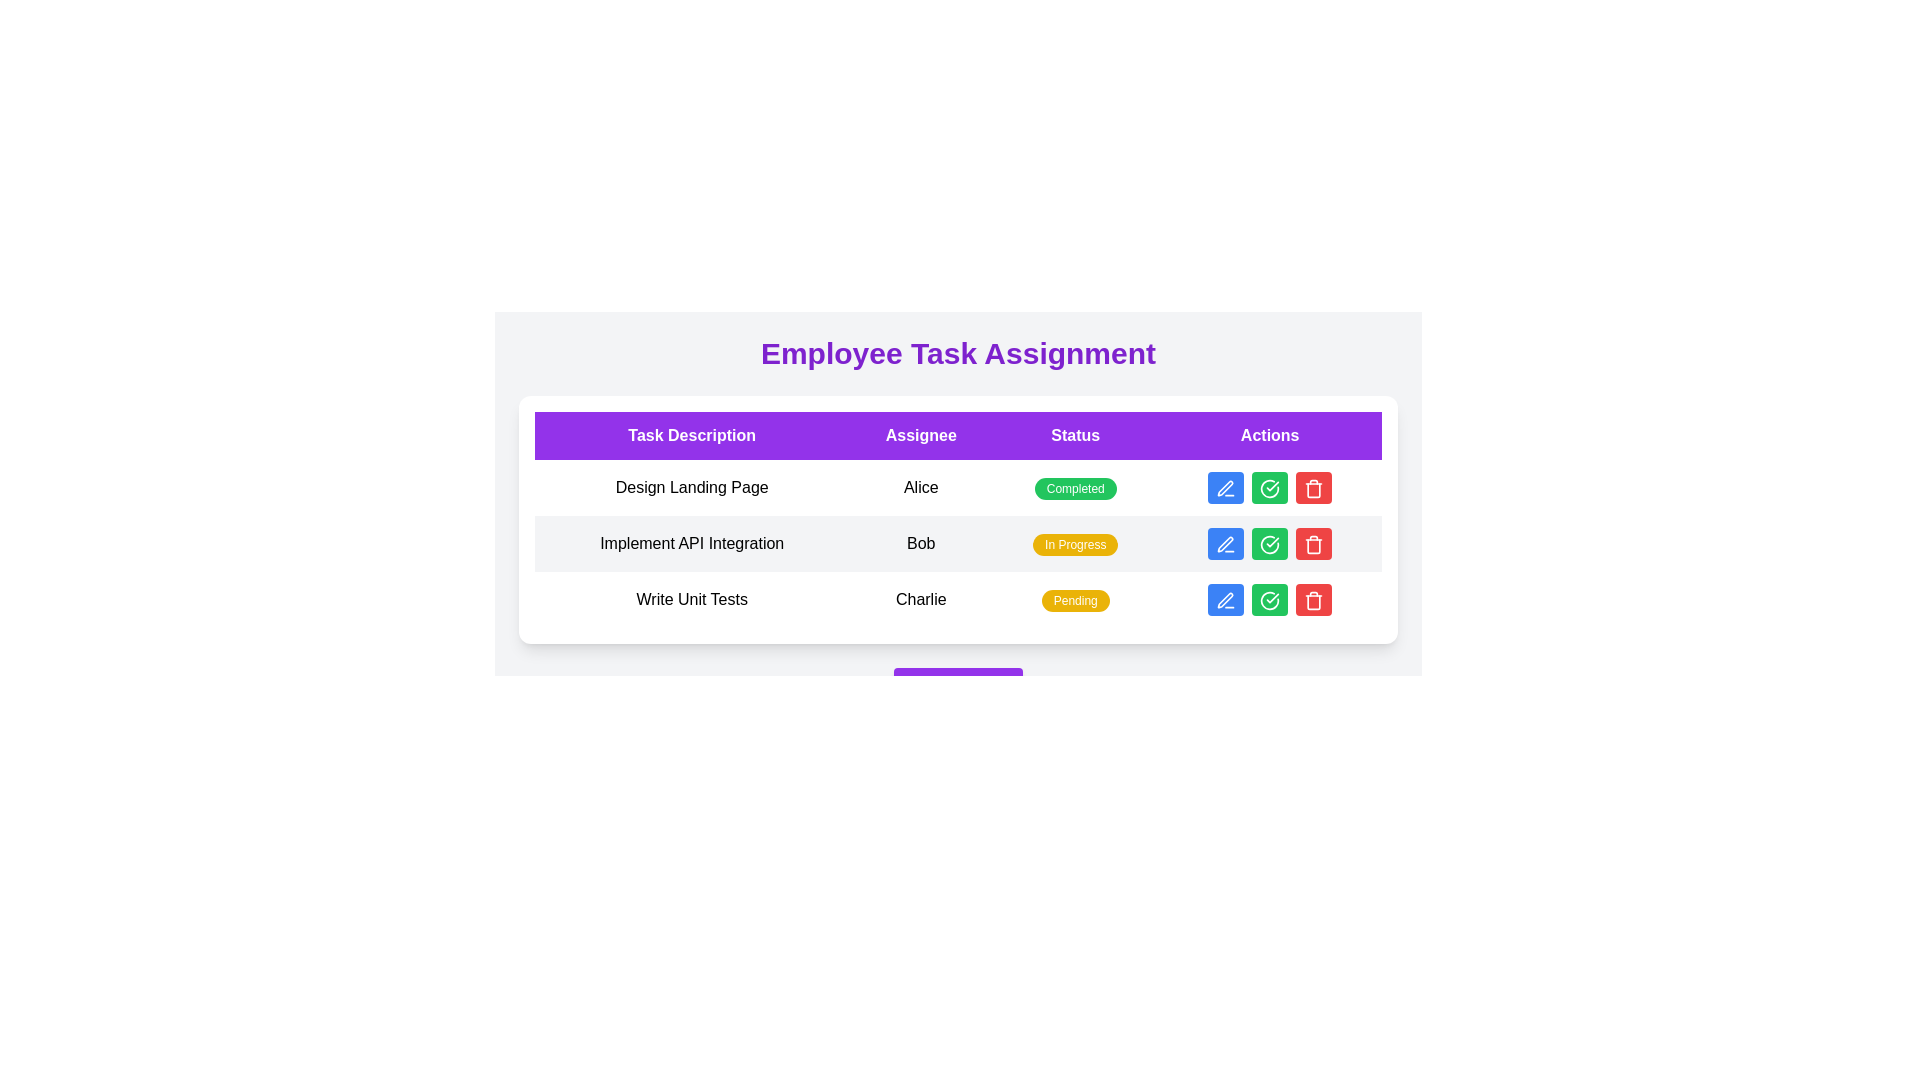  What do you see at coordinates (1314, 544) in the screenshot?
I see `the trash icon button in the 'Actions' column of the second row of the task list` at bounding box center [1314, 544].